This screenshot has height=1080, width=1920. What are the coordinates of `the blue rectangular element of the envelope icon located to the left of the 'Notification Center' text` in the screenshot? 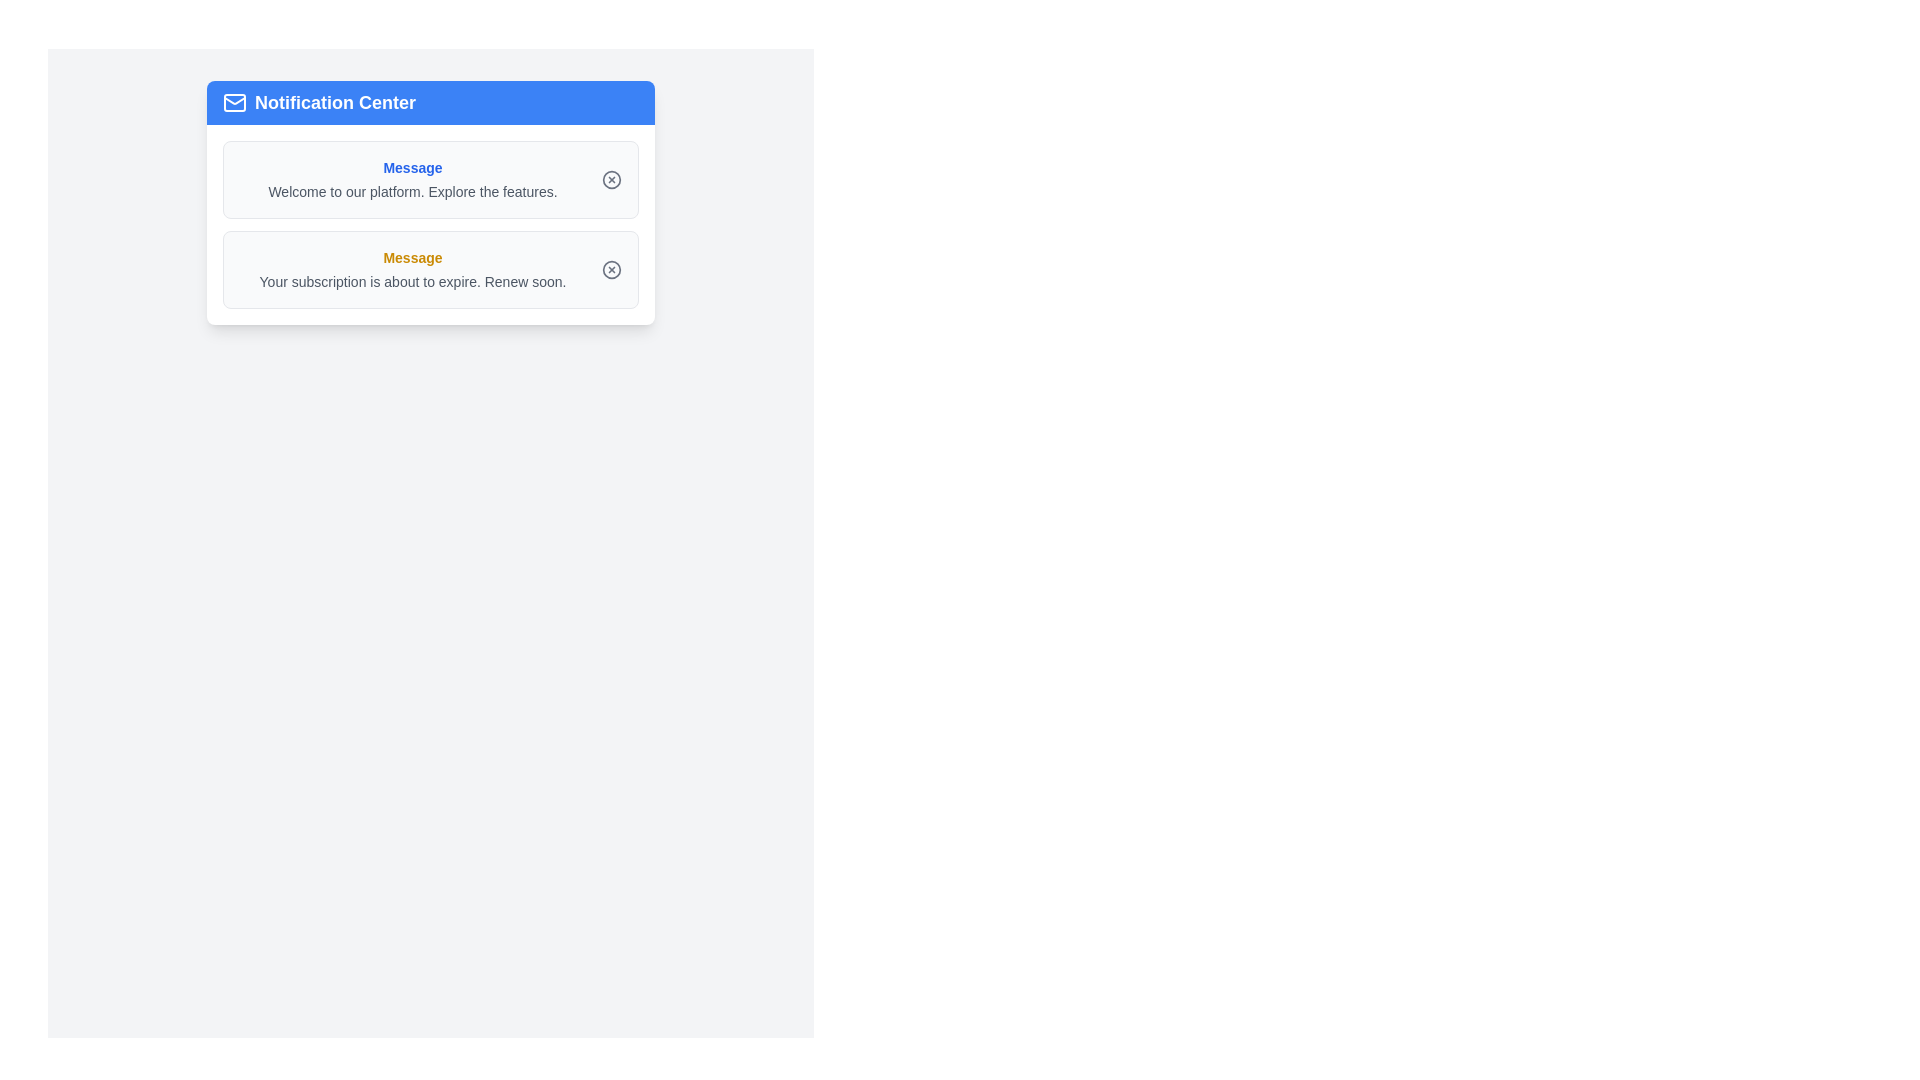 It's located at (235, 103).